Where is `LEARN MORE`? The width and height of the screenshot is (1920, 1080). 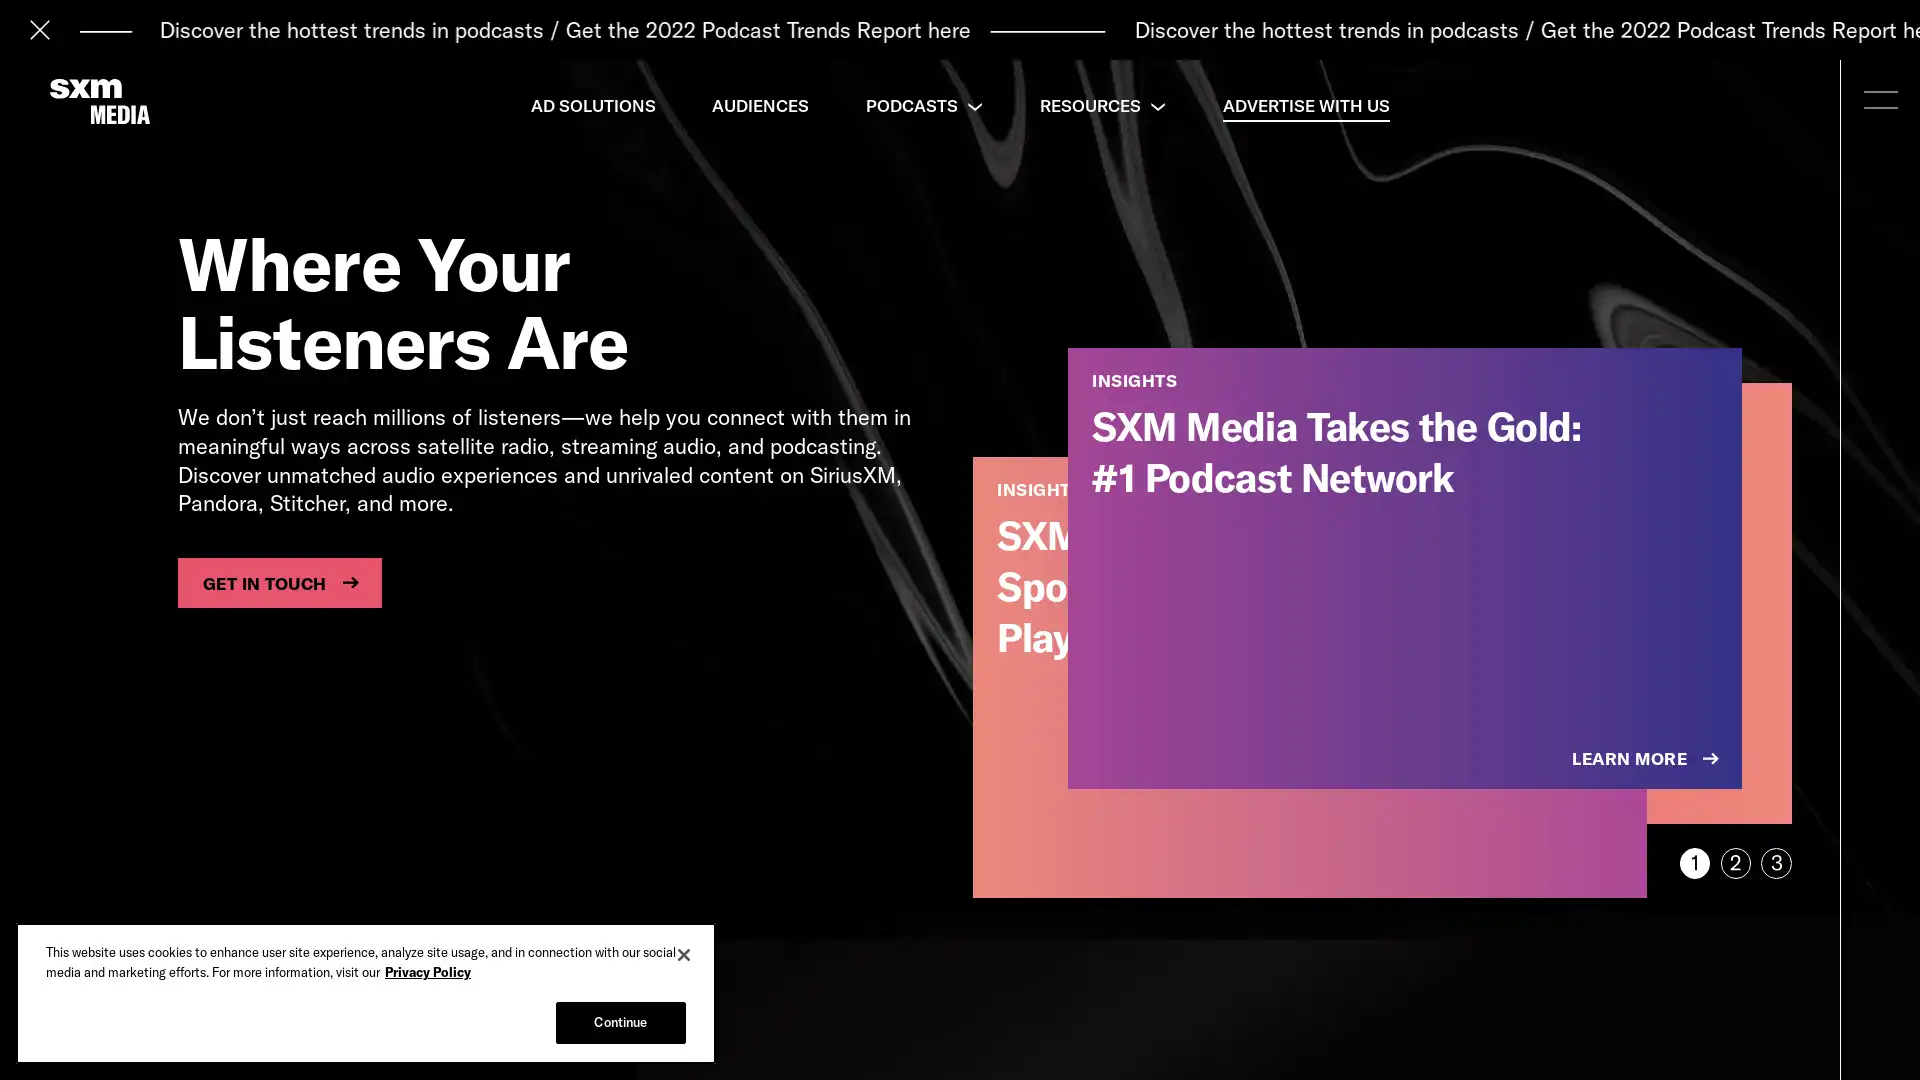 LEARN MORE is located at coordinates (1647, 759).